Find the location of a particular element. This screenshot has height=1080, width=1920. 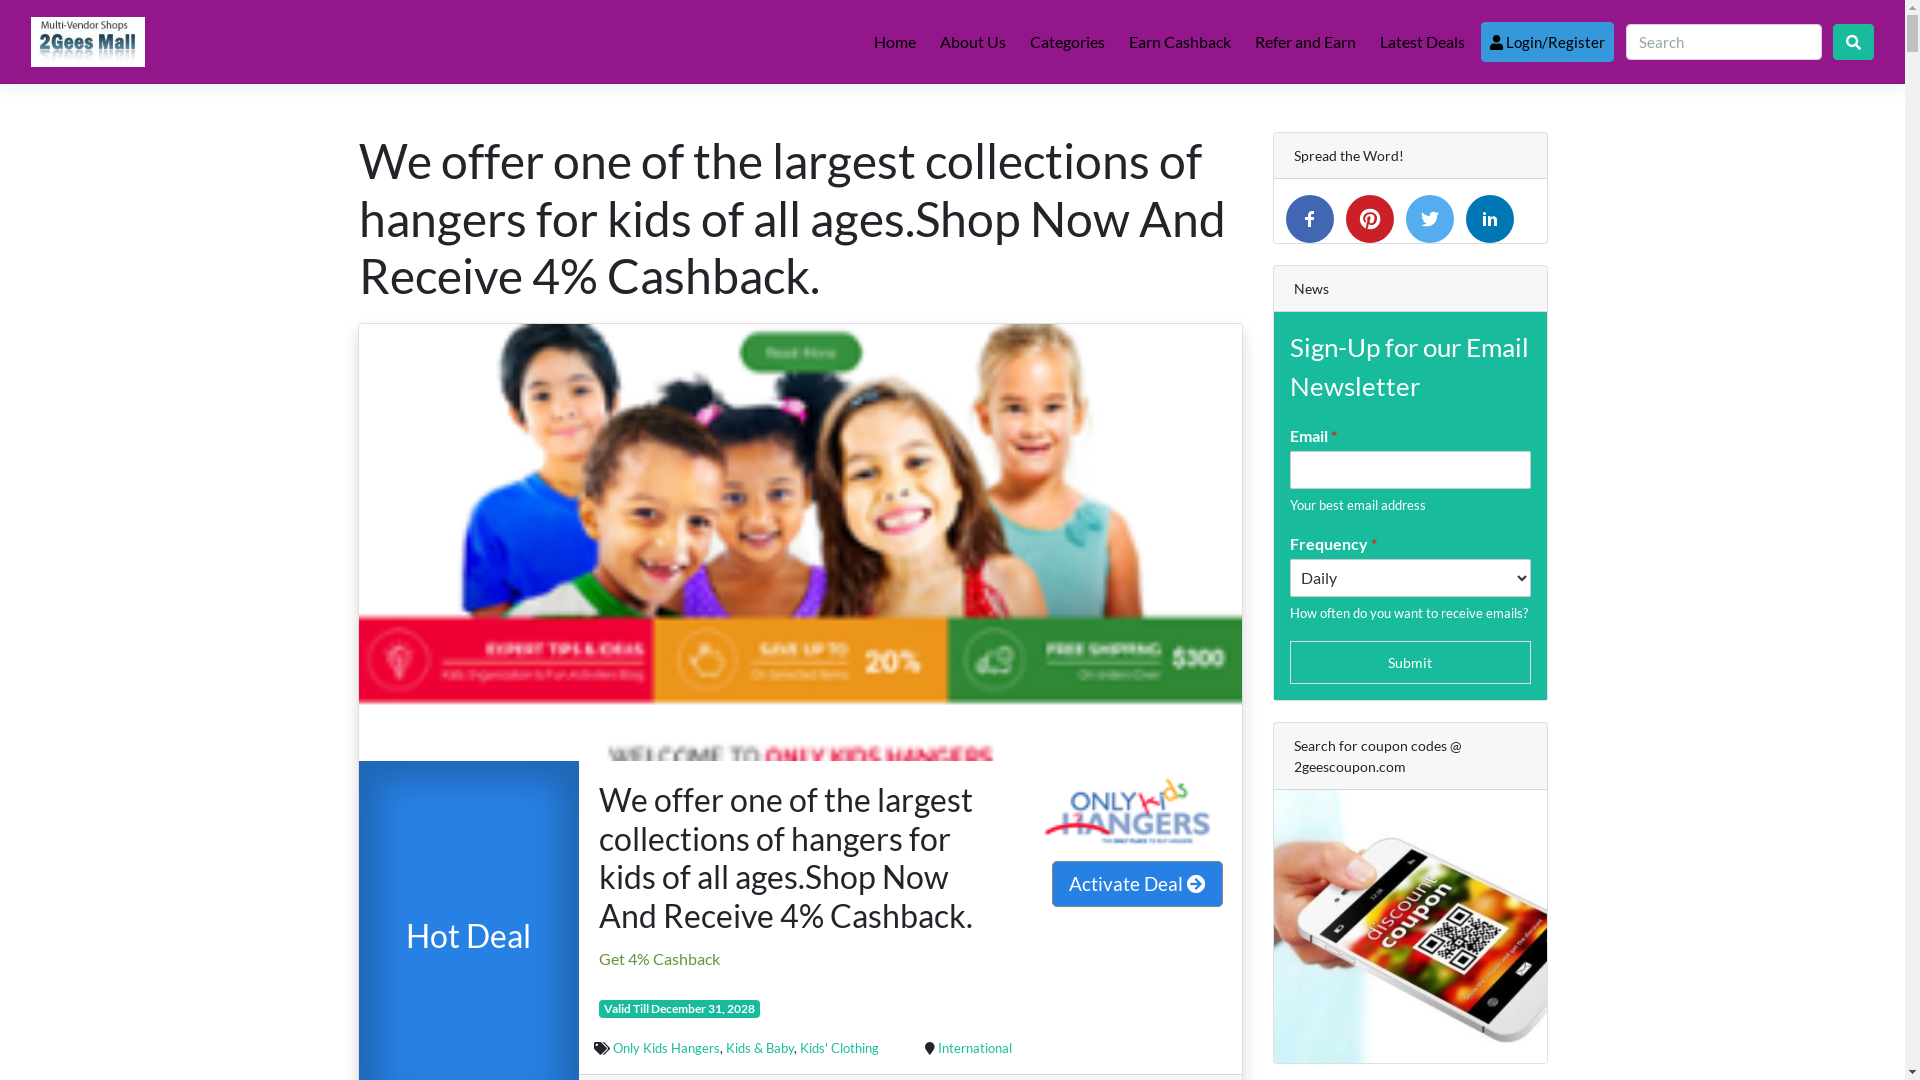

'Refer and Earn' is located at coordinates (1246, 42).